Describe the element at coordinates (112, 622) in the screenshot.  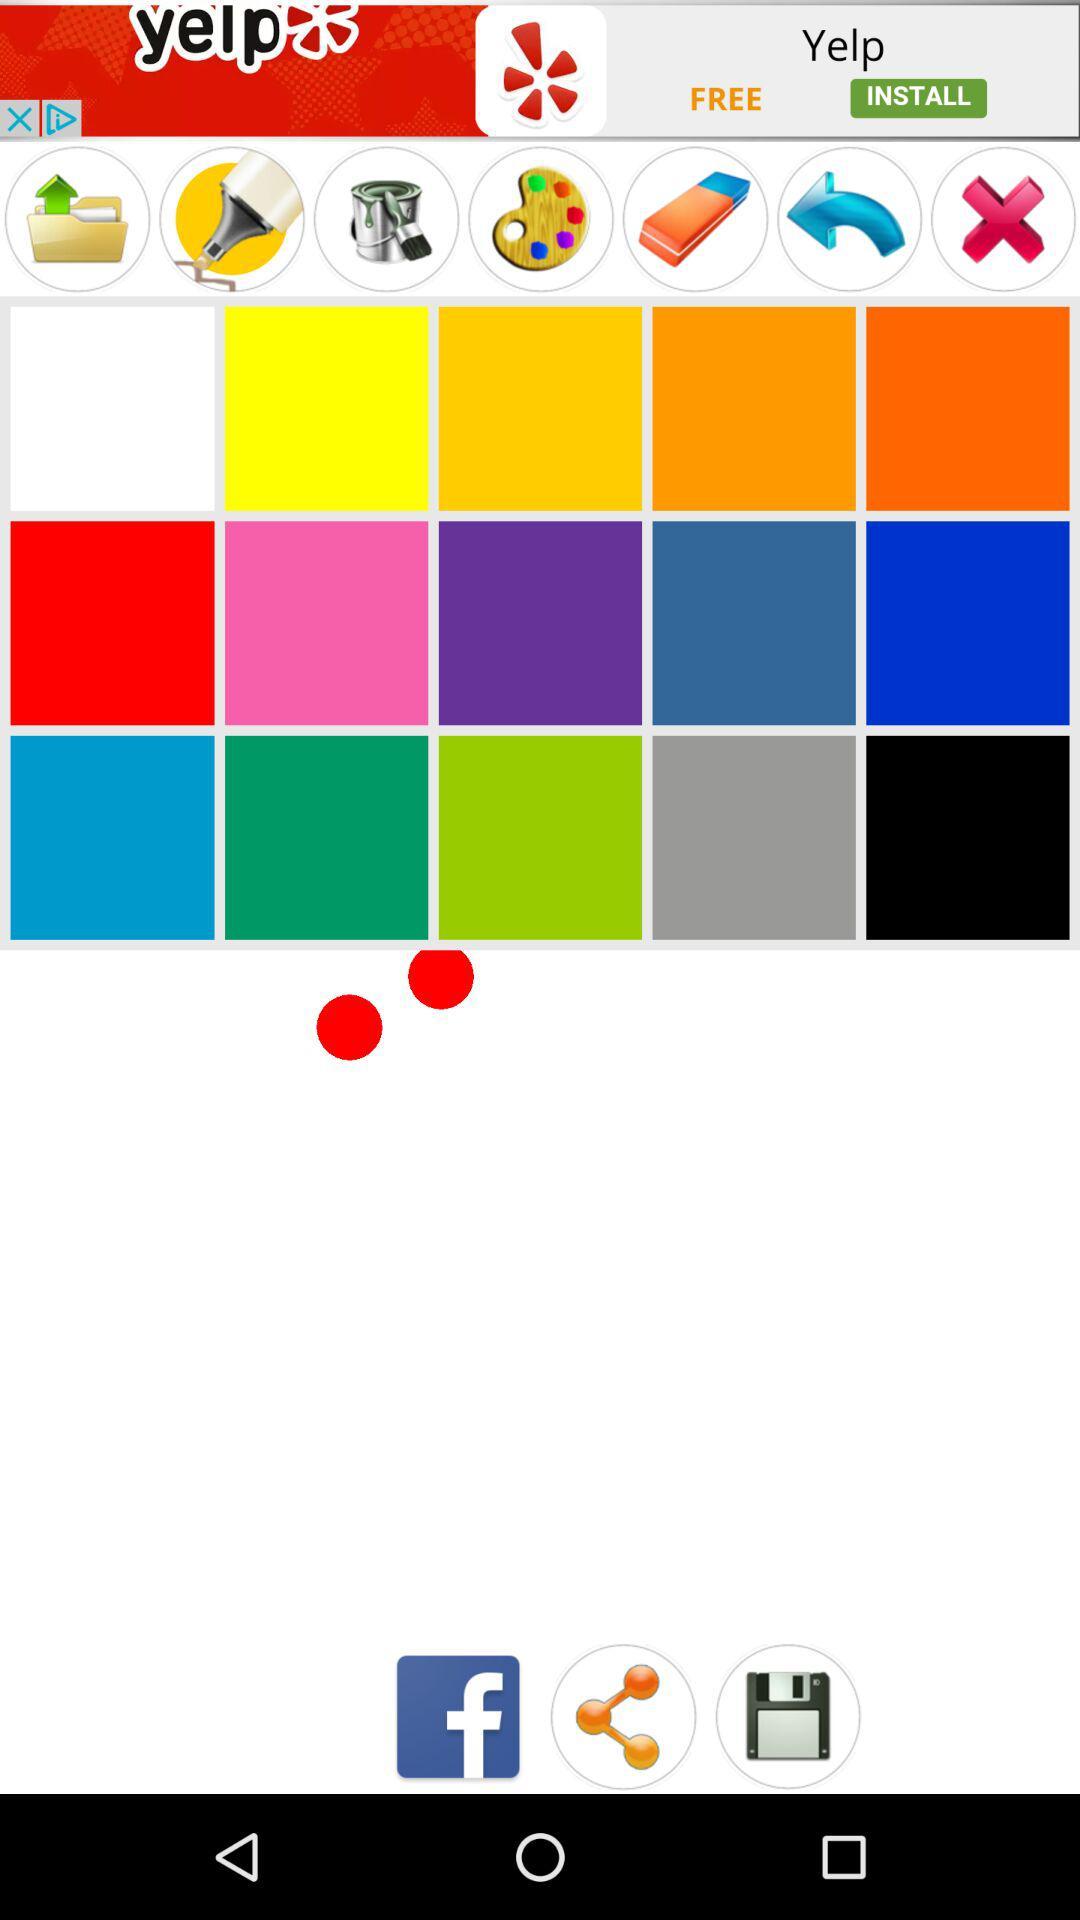
I see `choose red color` at that location.